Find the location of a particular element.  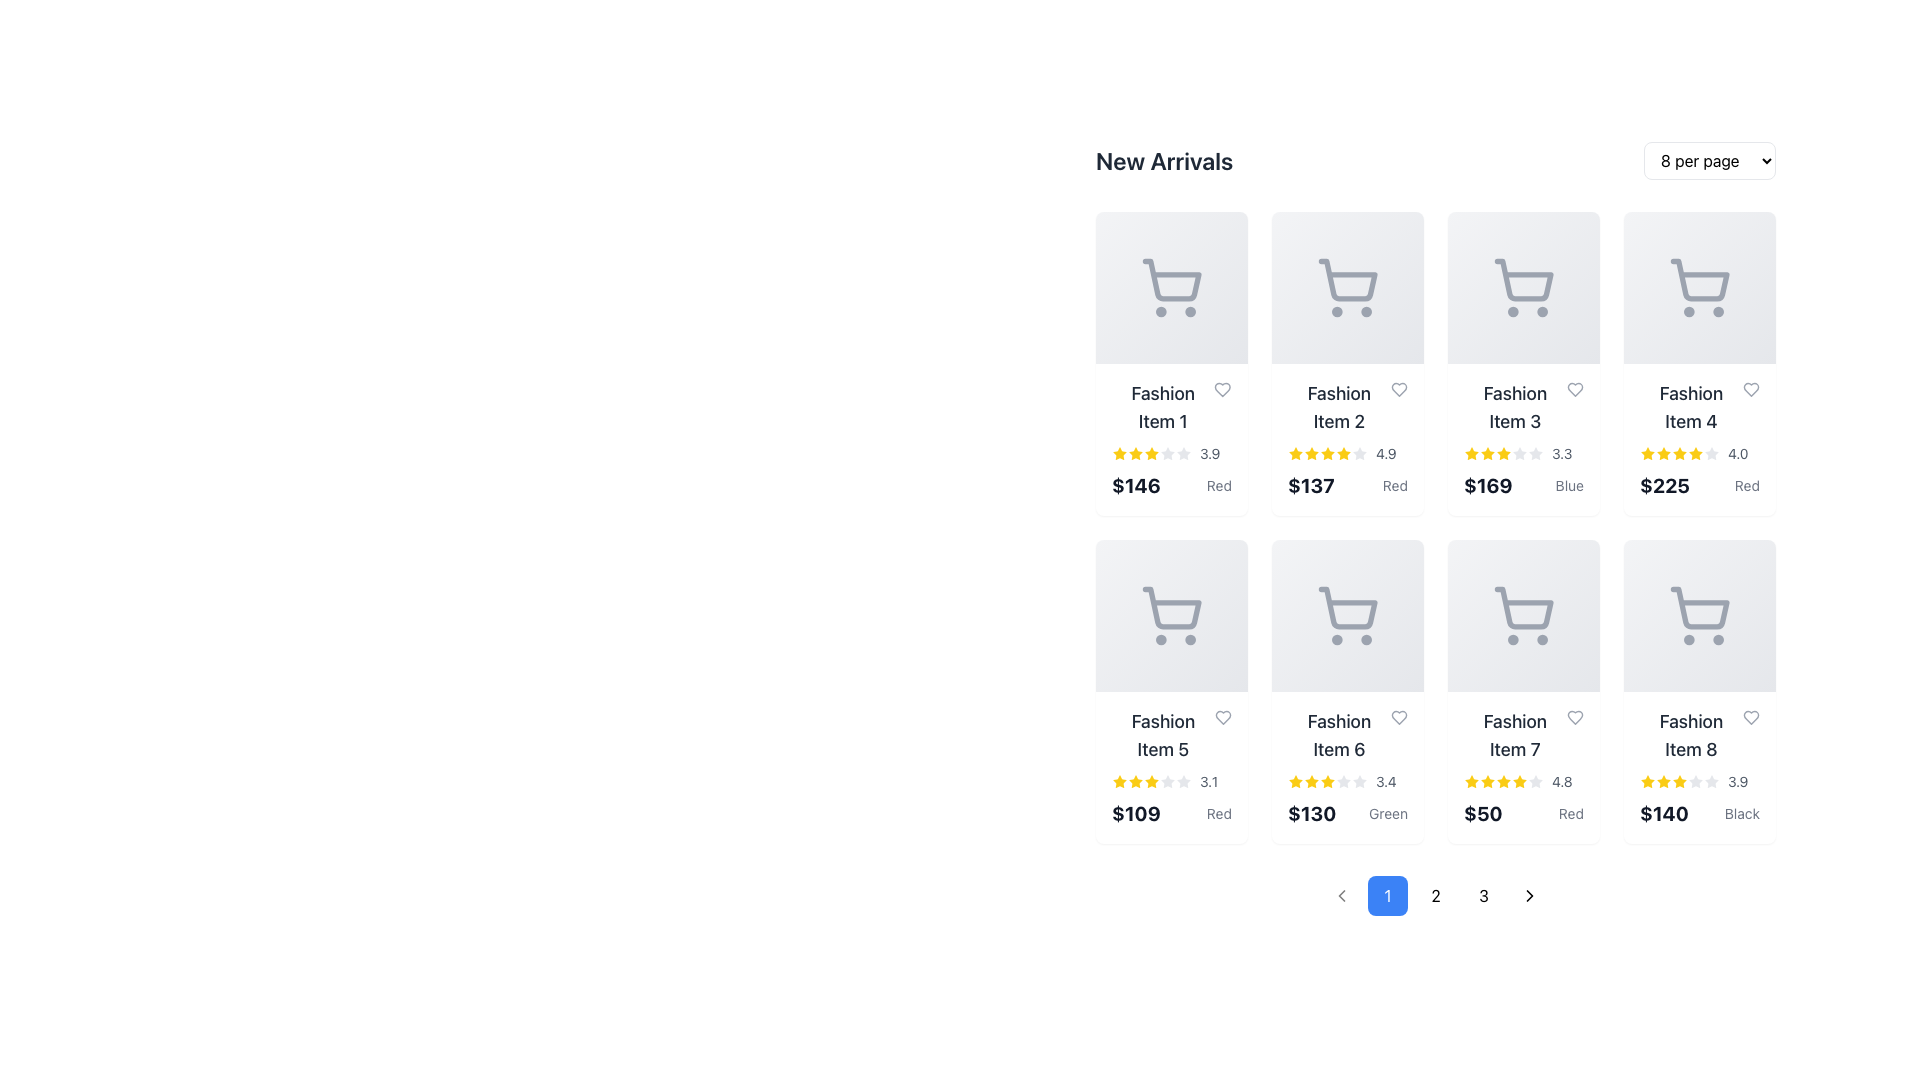

text content of the product title label located in the top-left corner of the grid layout under the 'New Arrivals' heading is located at coordinates (1171, 407).